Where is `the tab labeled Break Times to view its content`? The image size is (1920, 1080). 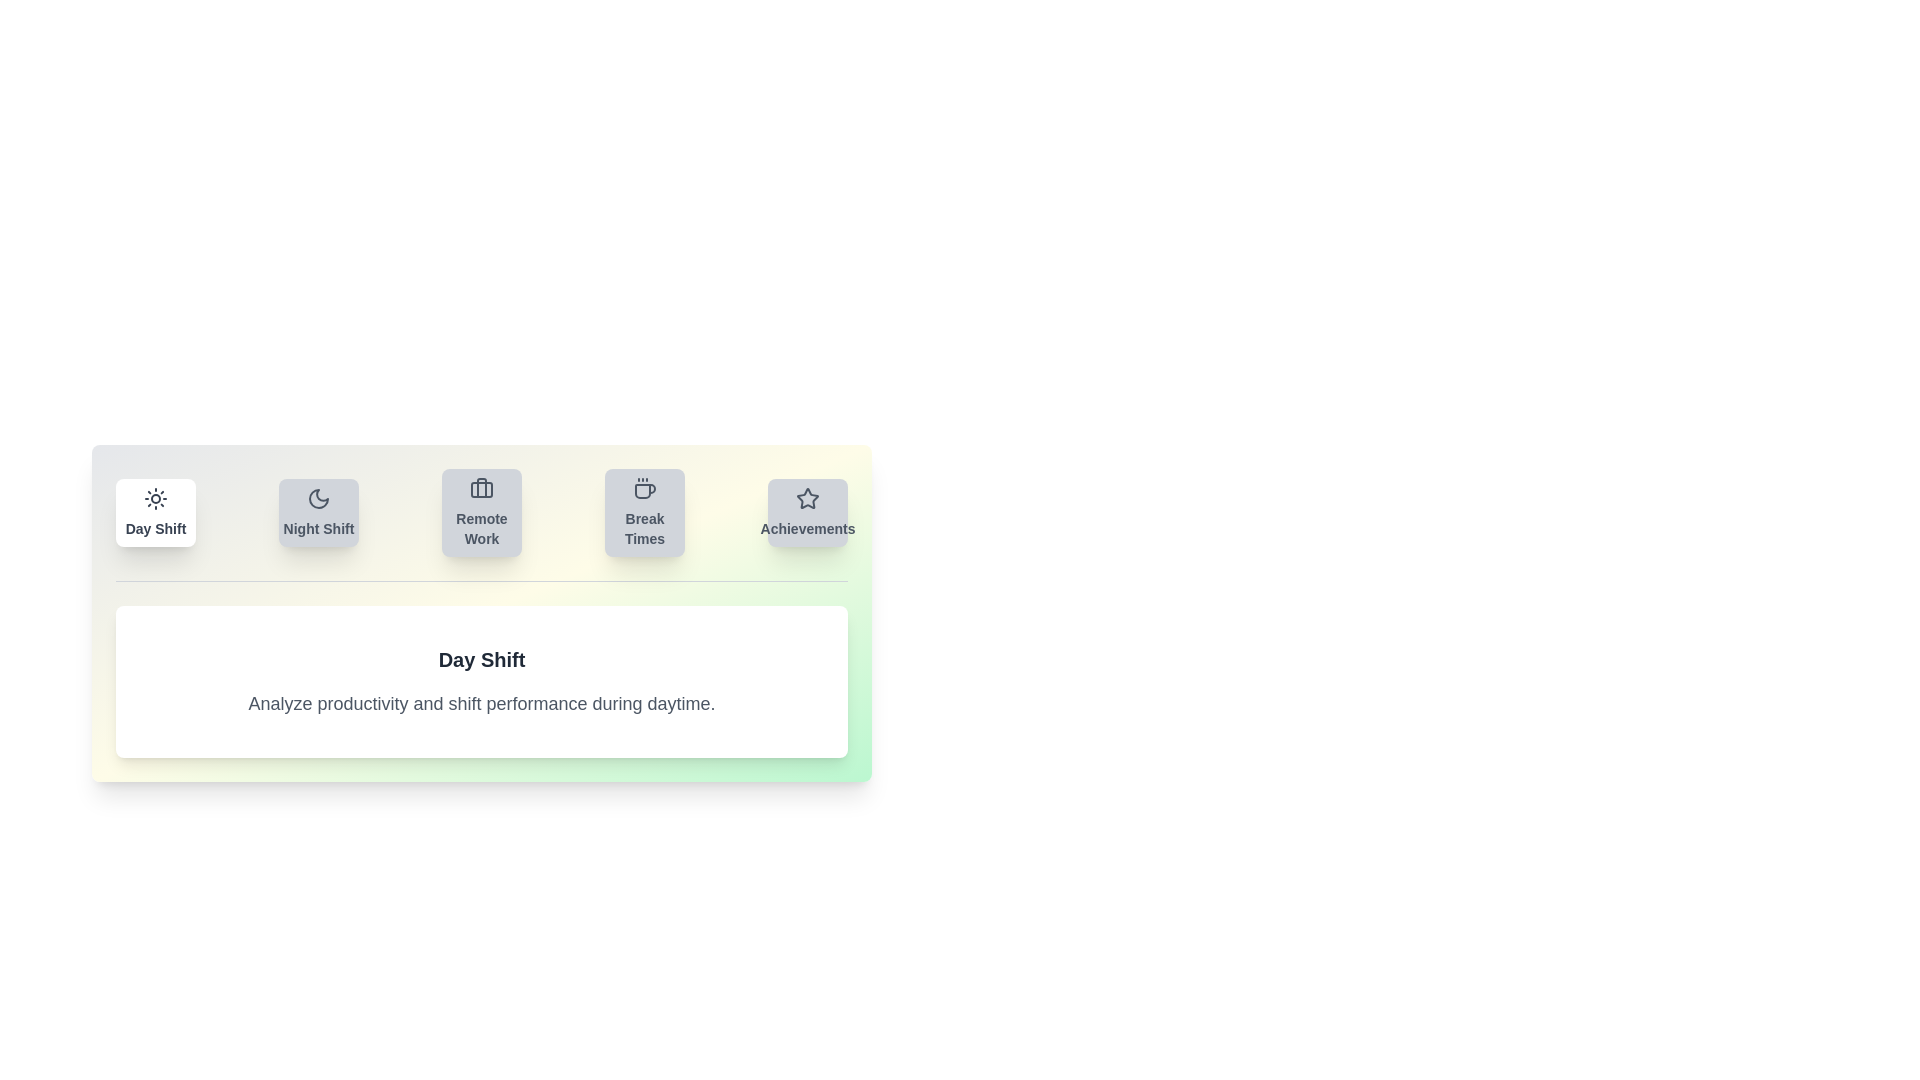 the tab labeled Break Times to view its content is located at coordinates (644, 512).